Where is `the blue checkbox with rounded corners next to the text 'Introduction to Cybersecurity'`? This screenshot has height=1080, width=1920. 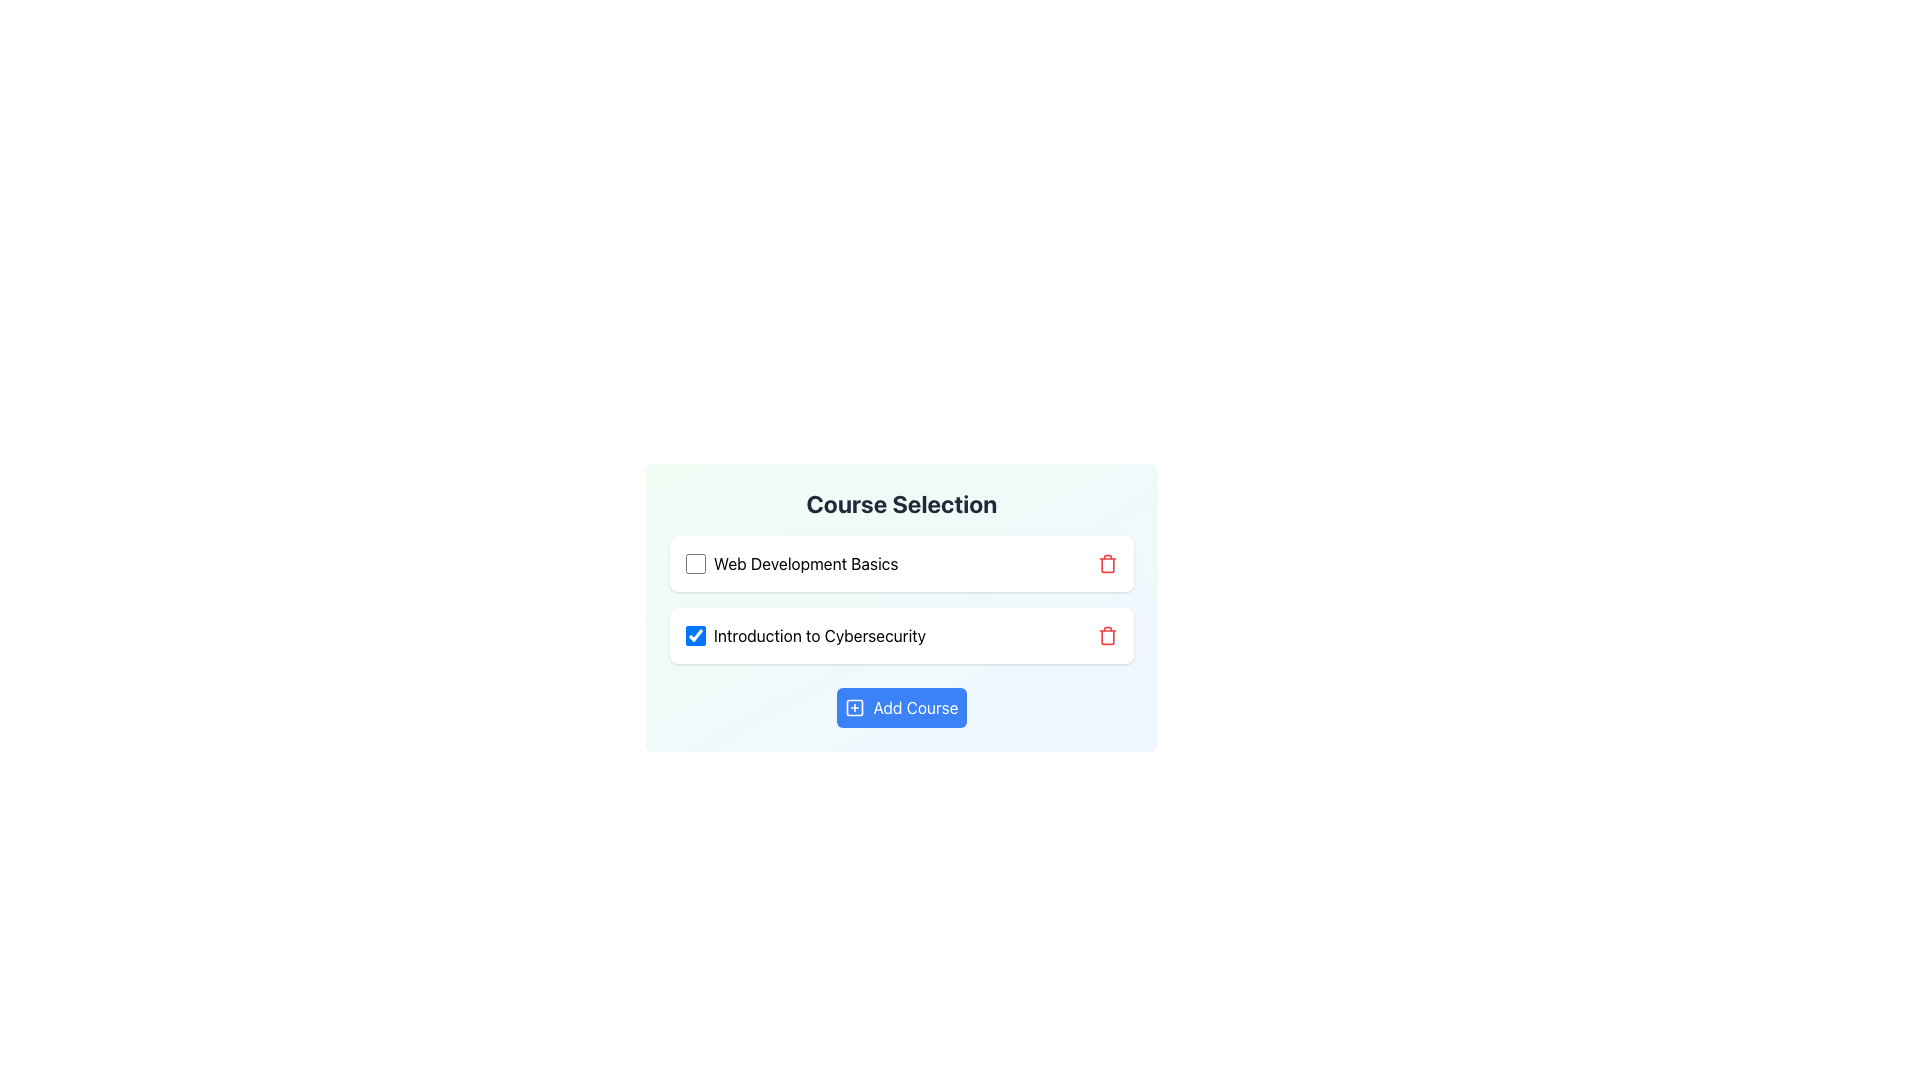 the blue checkbox with rounded corners next to the text 'Introduction to Cybersecurity' is located at coordinates (696, 636).